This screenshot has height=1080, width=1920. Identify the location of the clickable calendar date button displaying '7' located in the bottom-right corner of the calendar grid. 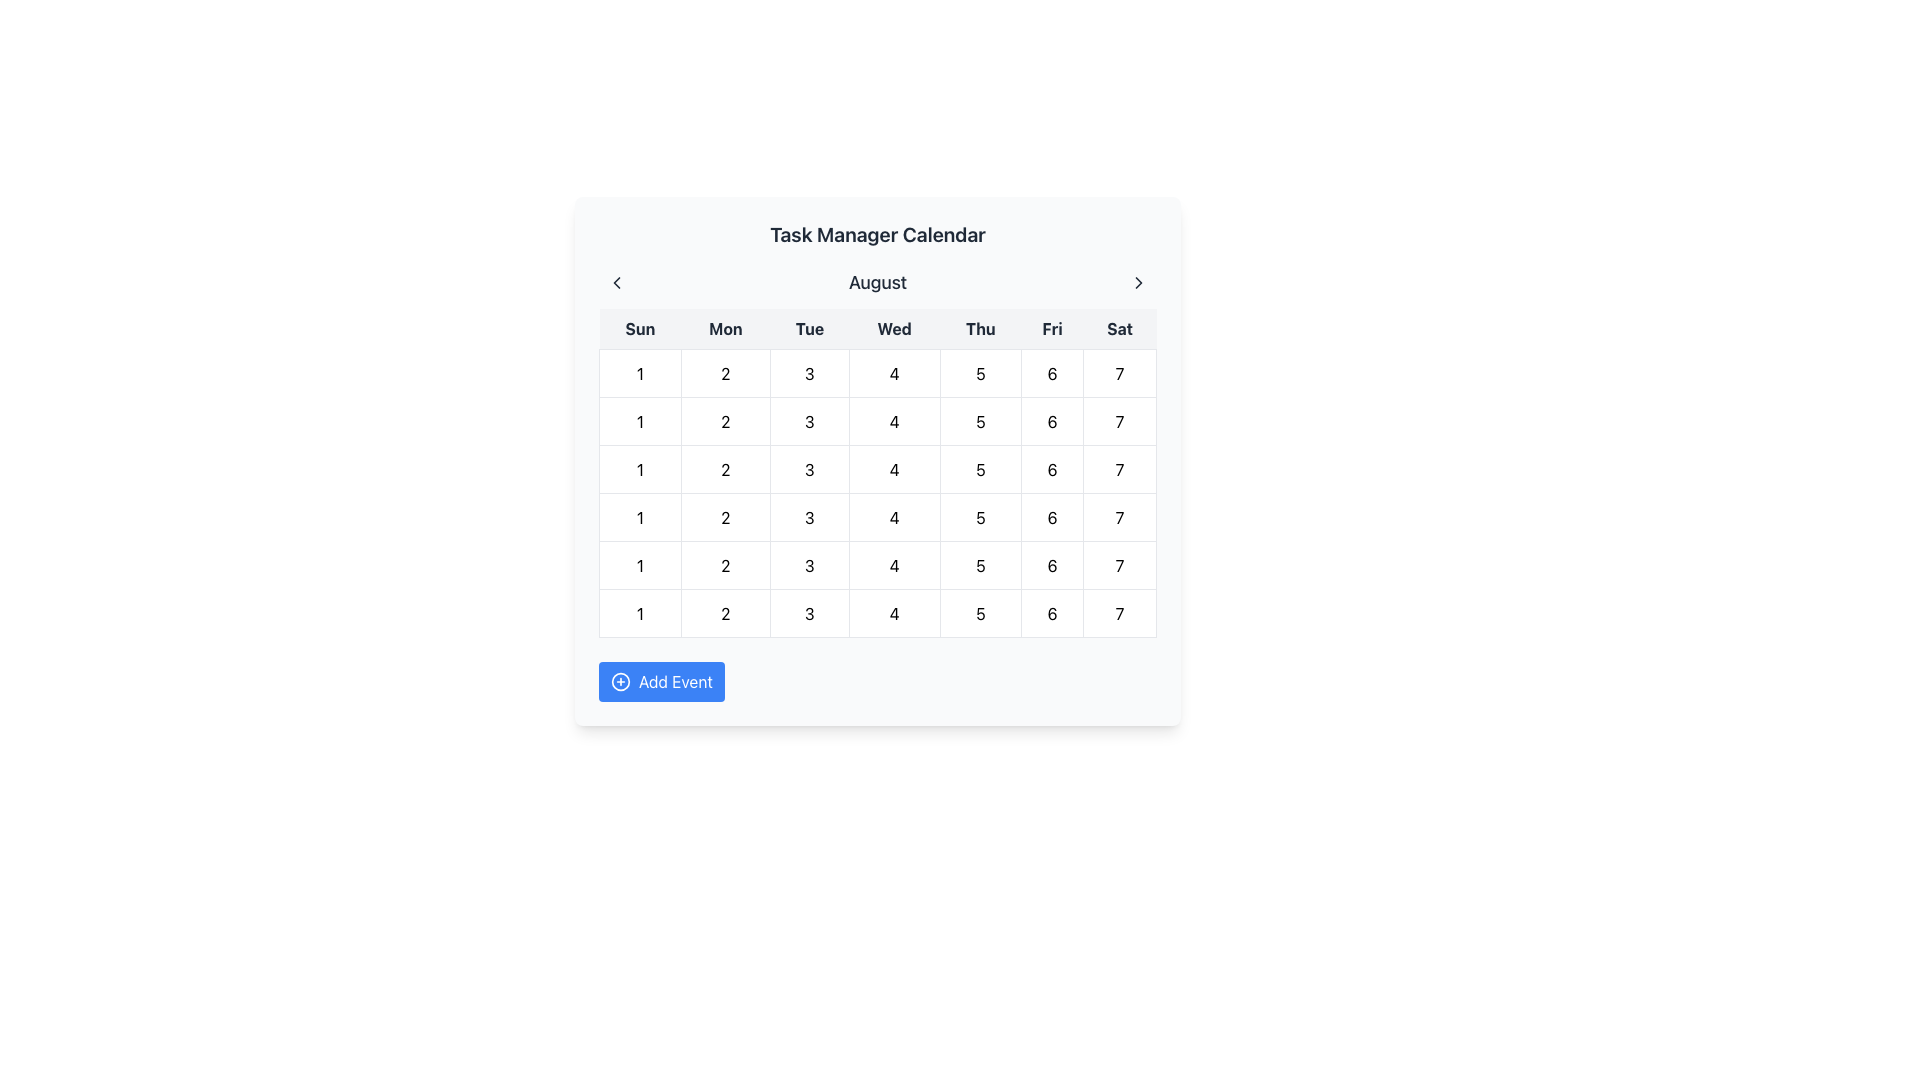
(1120, 373).